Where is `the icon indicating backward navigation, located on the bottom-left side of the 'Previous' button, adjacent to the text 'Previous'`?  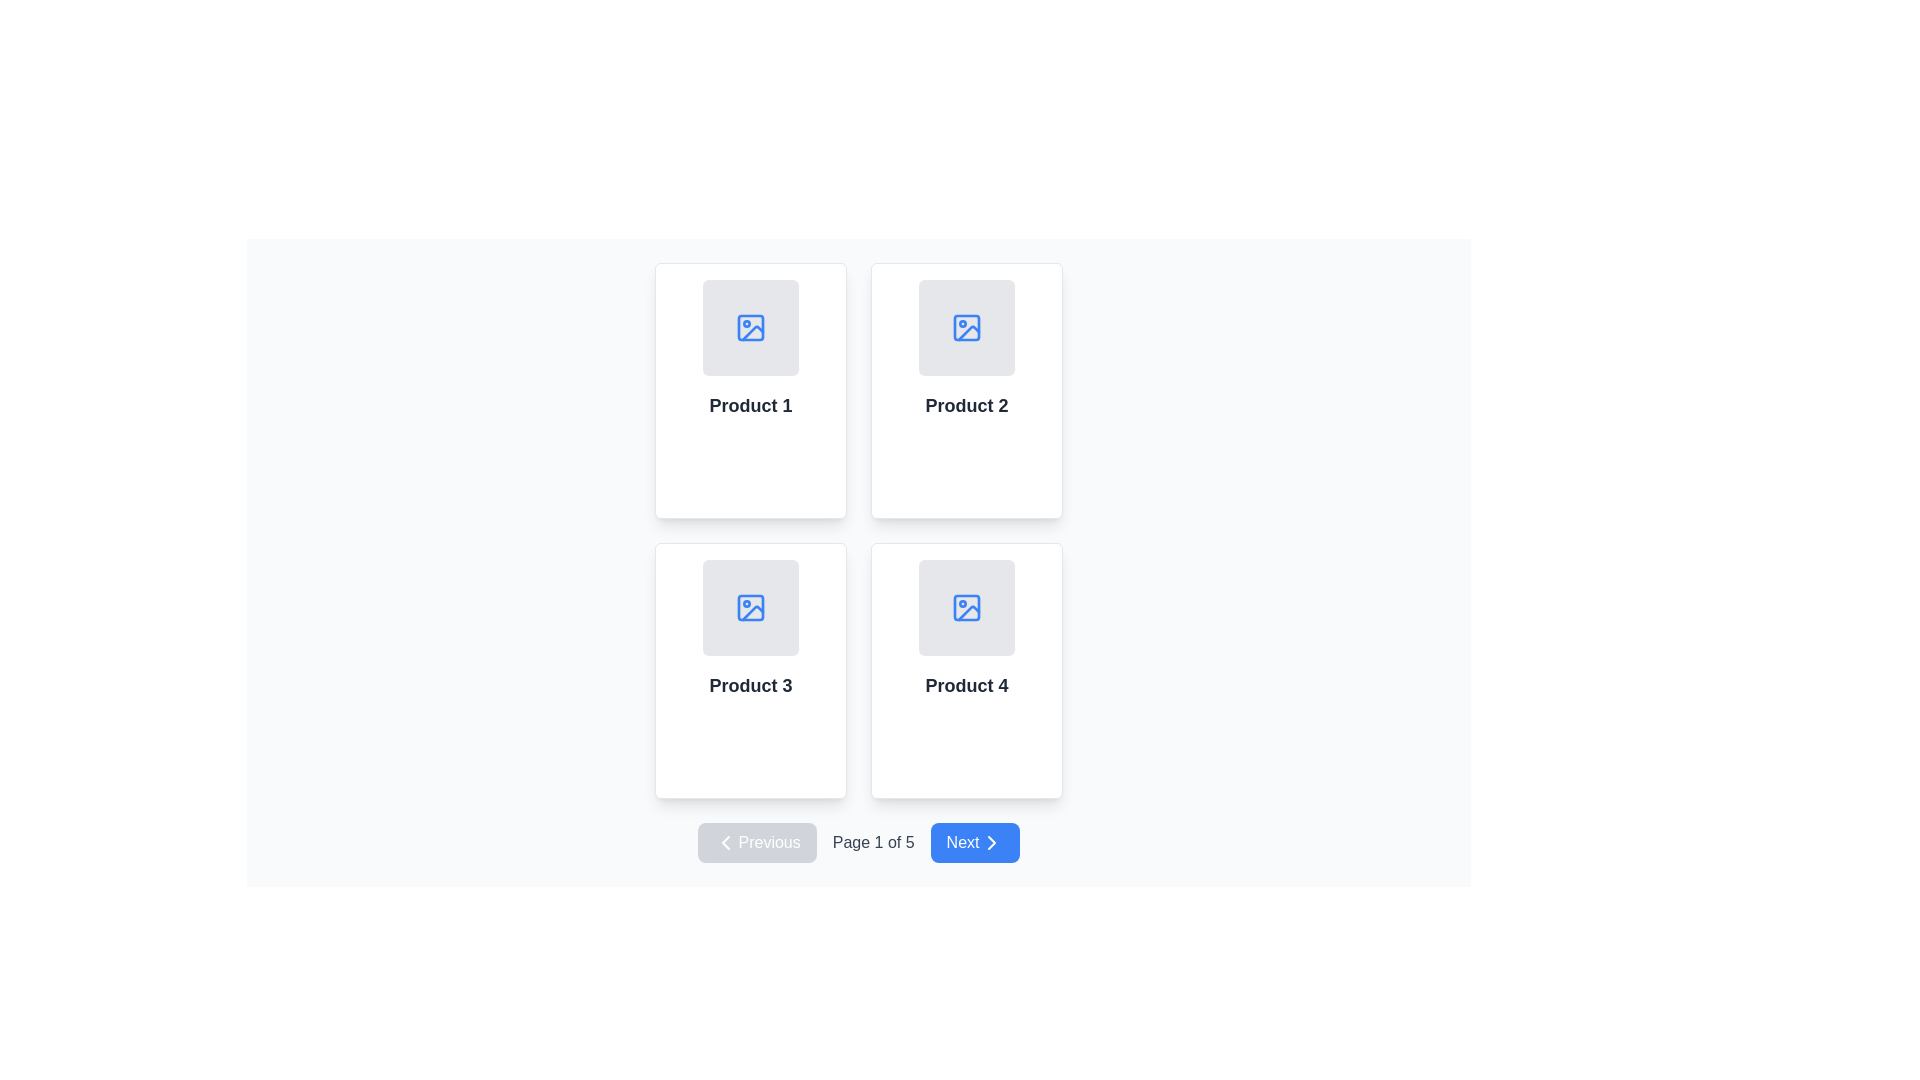 the icon indicating backward navigation, located on the bottom-left side of the 'Previous' button, adjacent to the text 'Previous' is located at coordinates (725, 843).